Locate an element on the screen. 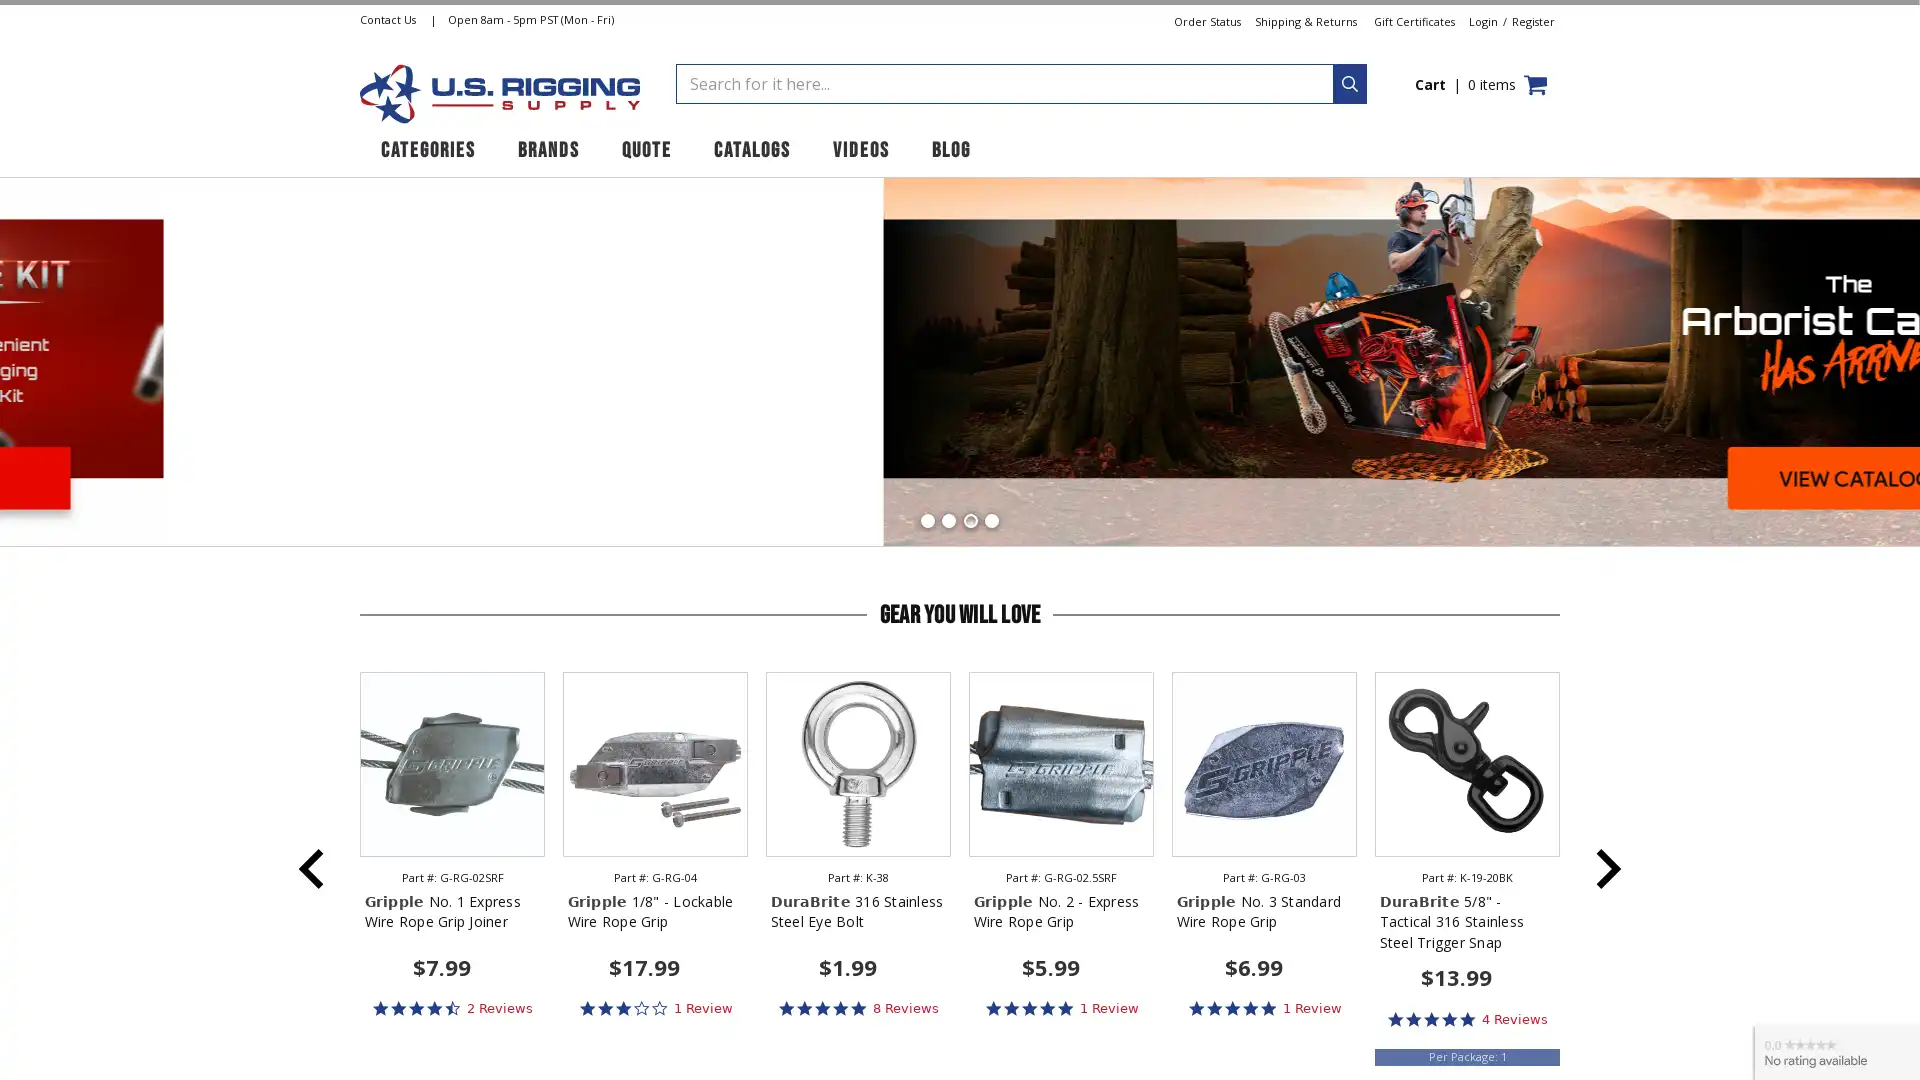  2 is located at coordinates (948, 519).